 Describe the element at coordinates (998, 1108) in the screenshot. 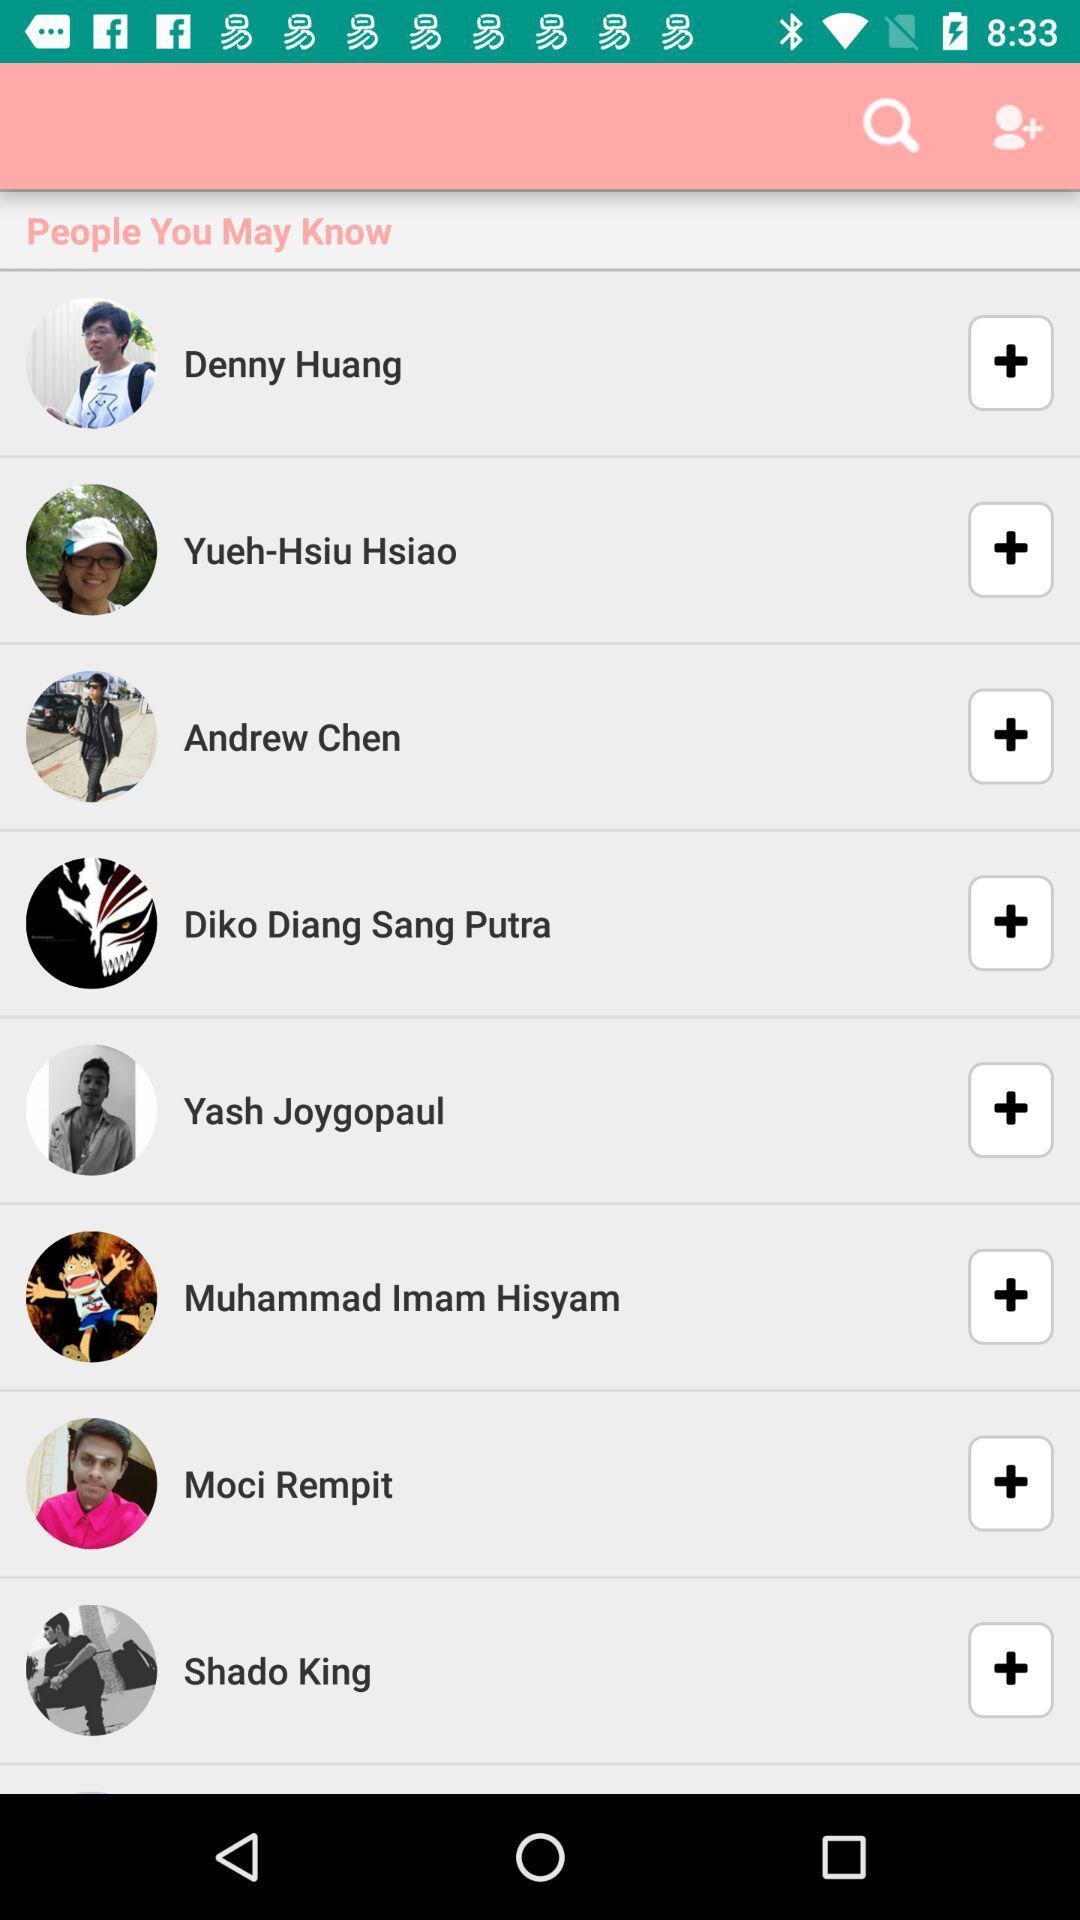

I see `the fifth plus button from top` at that location.